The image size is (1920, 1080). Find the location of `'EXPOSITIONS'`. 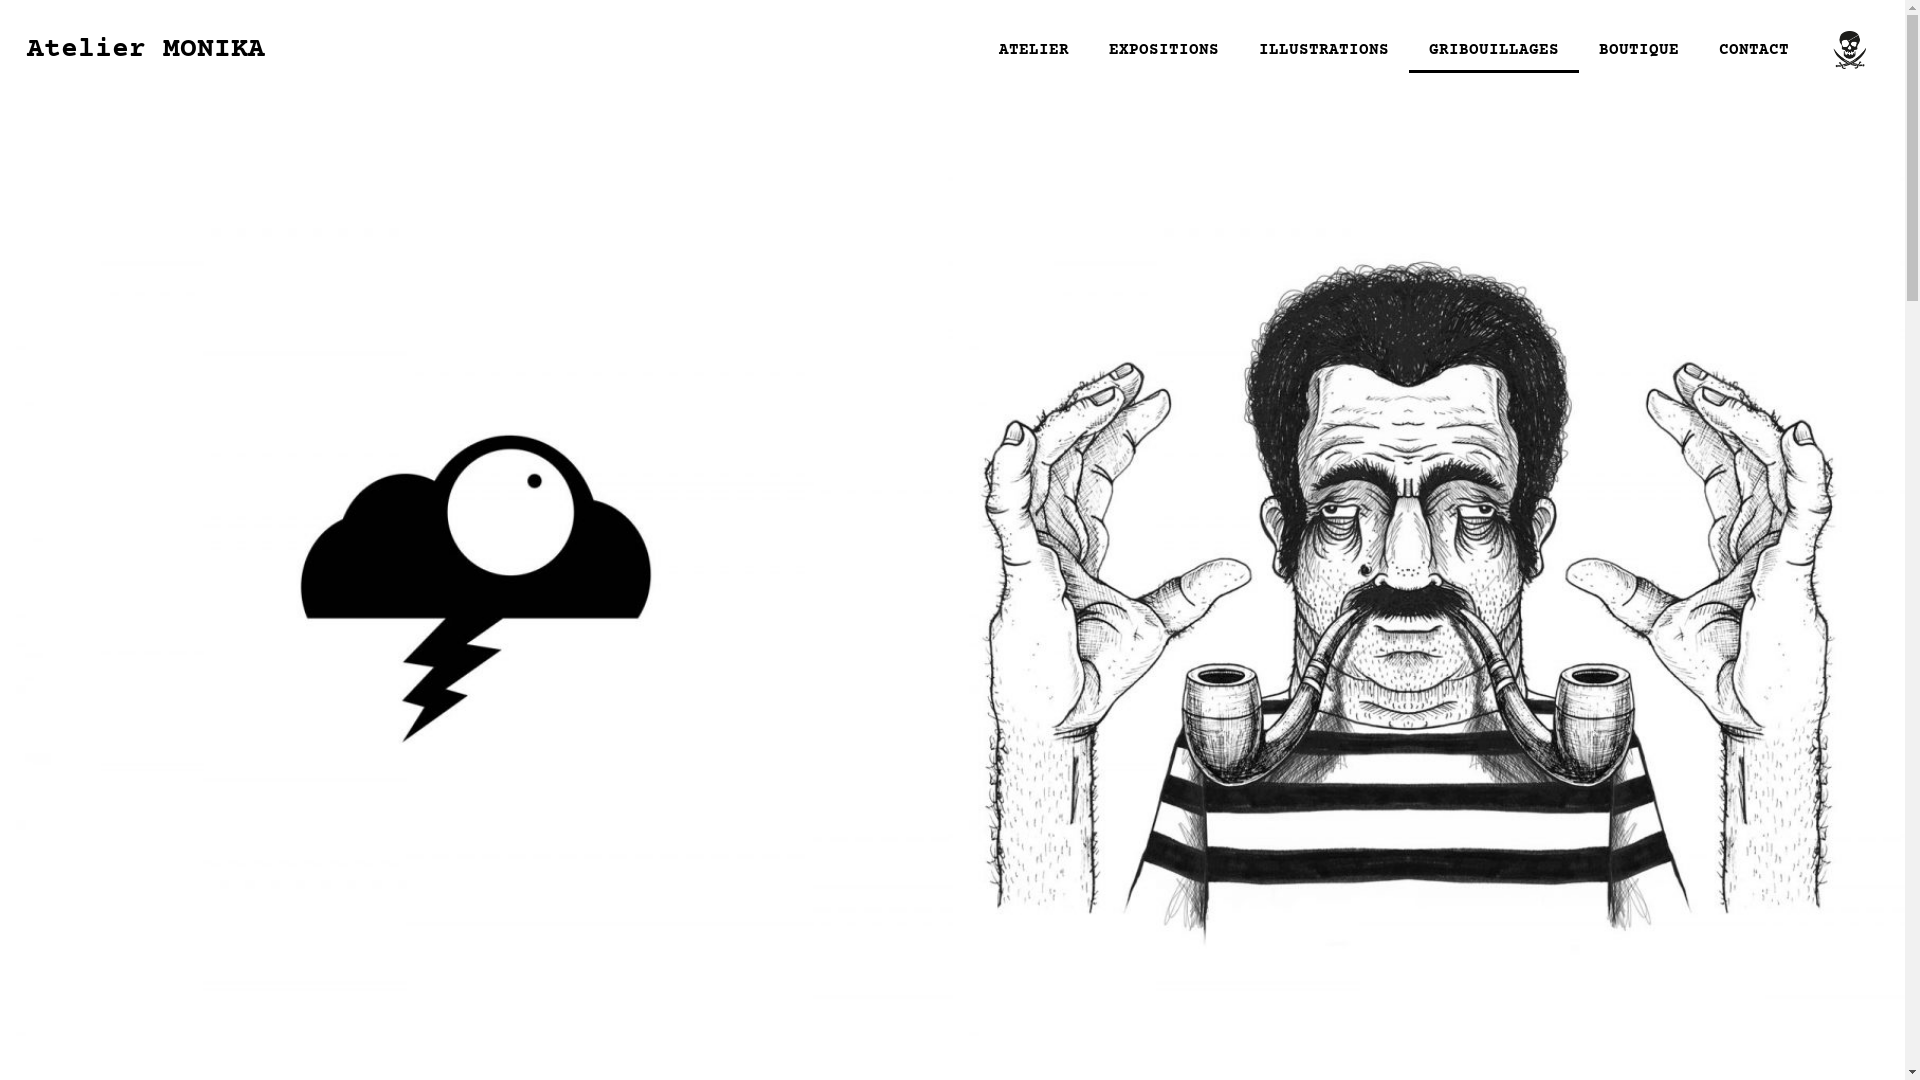

'EXPOSITIONS' is located at coordinates (1088, 49).